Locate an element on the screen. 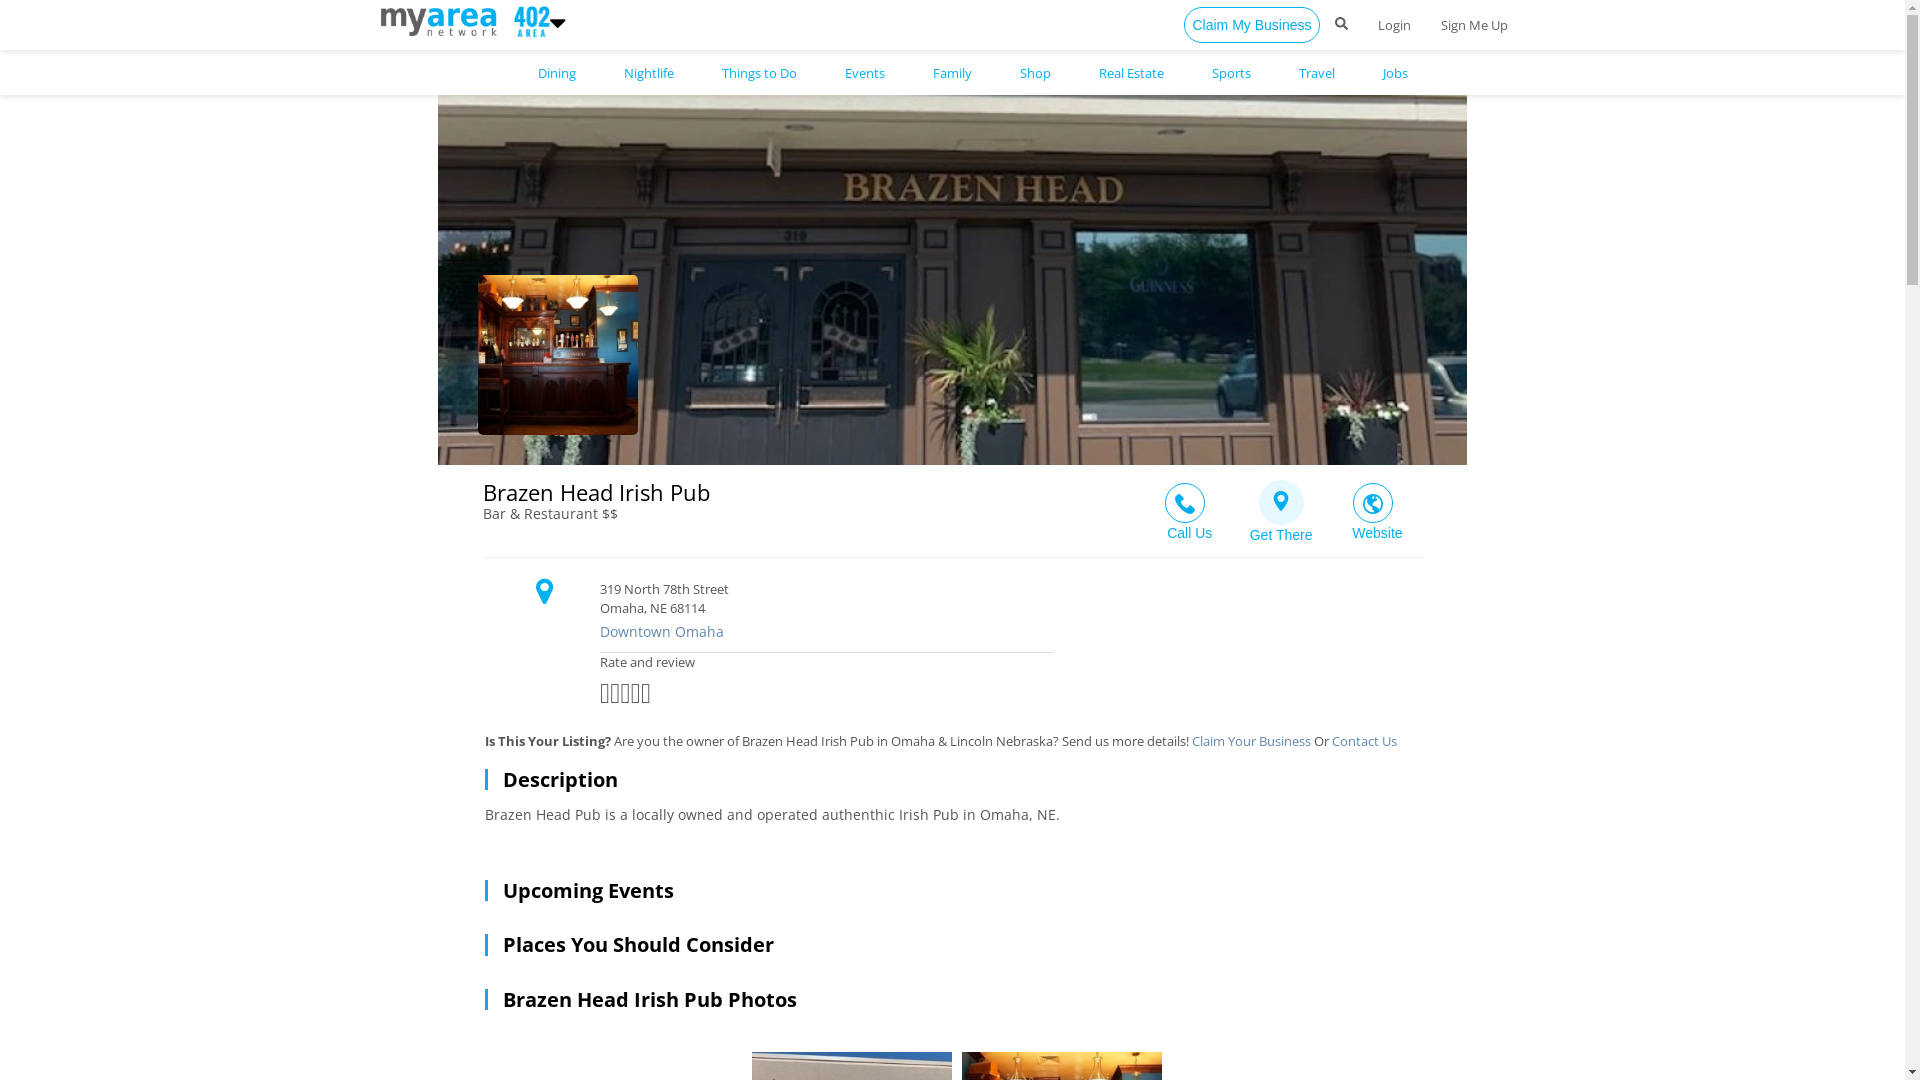  'Claim My Business' is located at coordinates (1250, 24).